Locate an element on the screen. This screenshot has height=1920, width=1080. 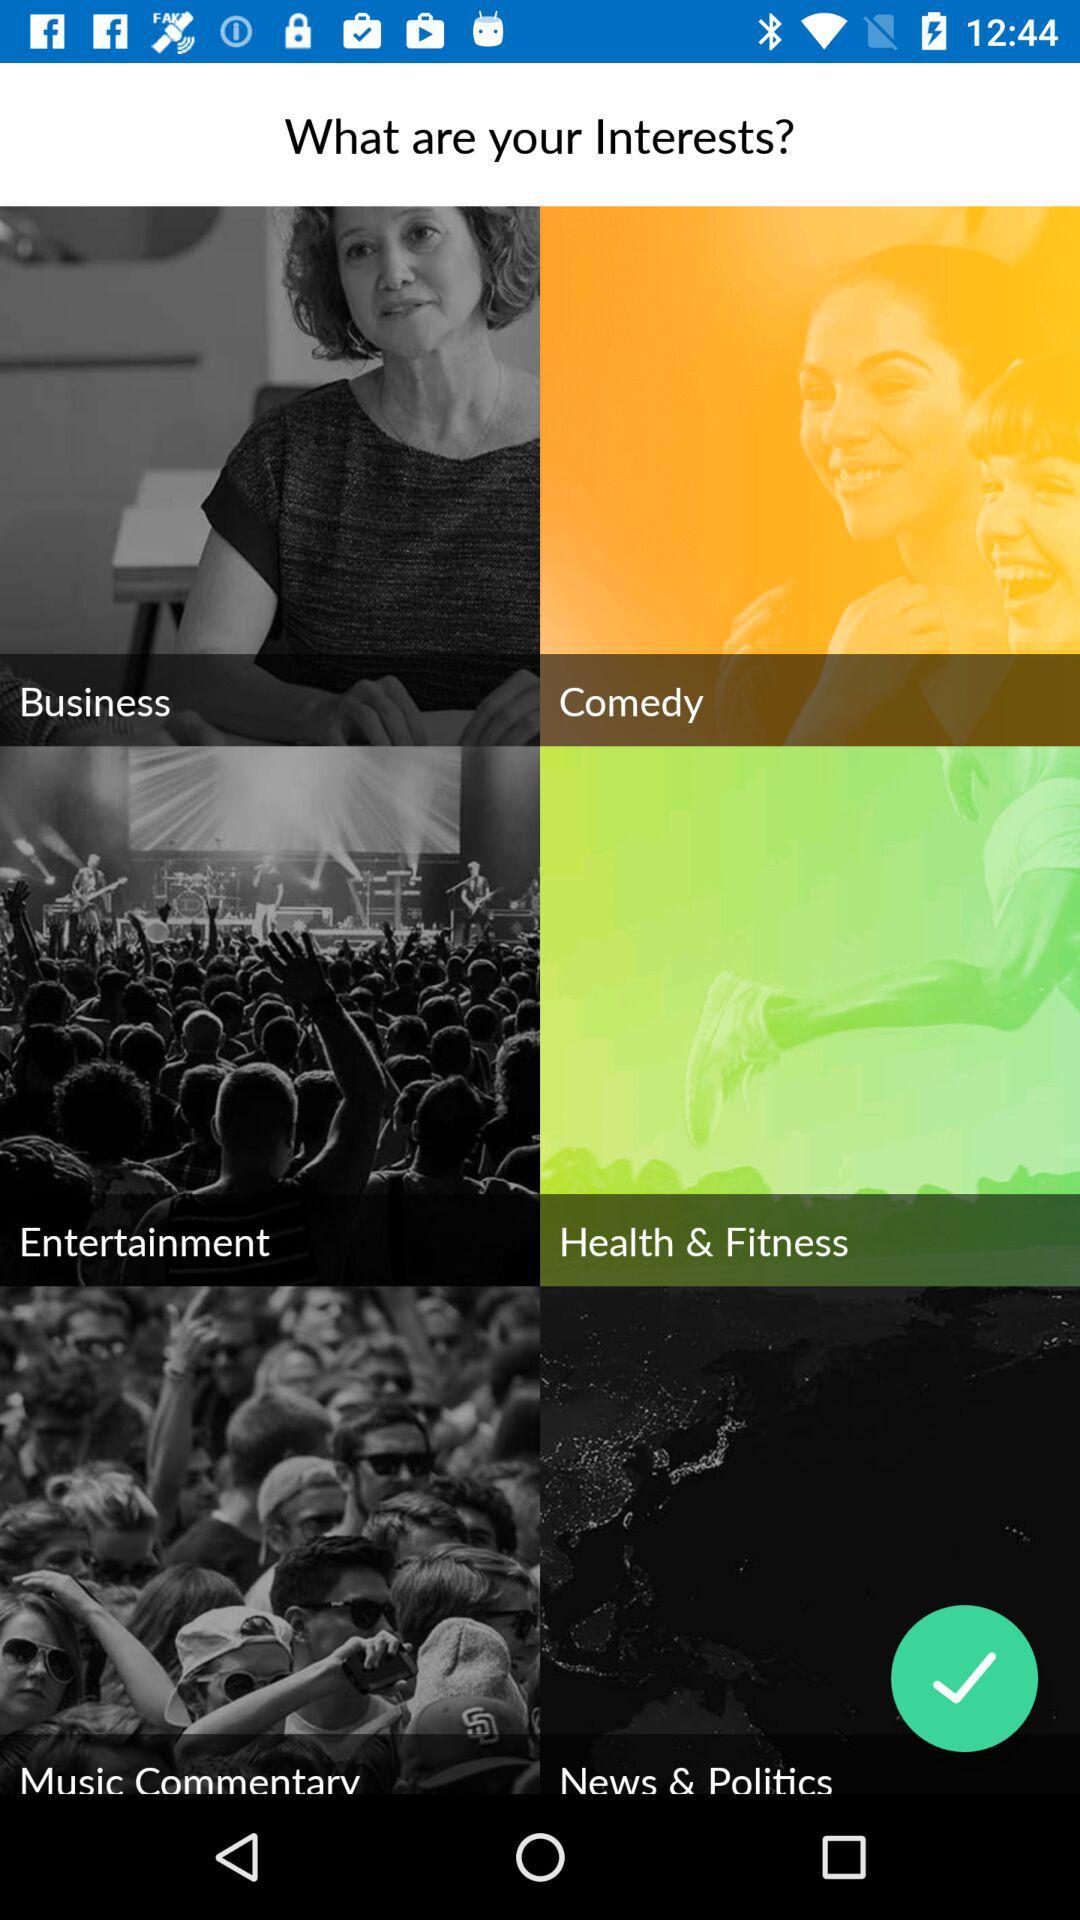
the check icon is located at coordinates (963, 1678).